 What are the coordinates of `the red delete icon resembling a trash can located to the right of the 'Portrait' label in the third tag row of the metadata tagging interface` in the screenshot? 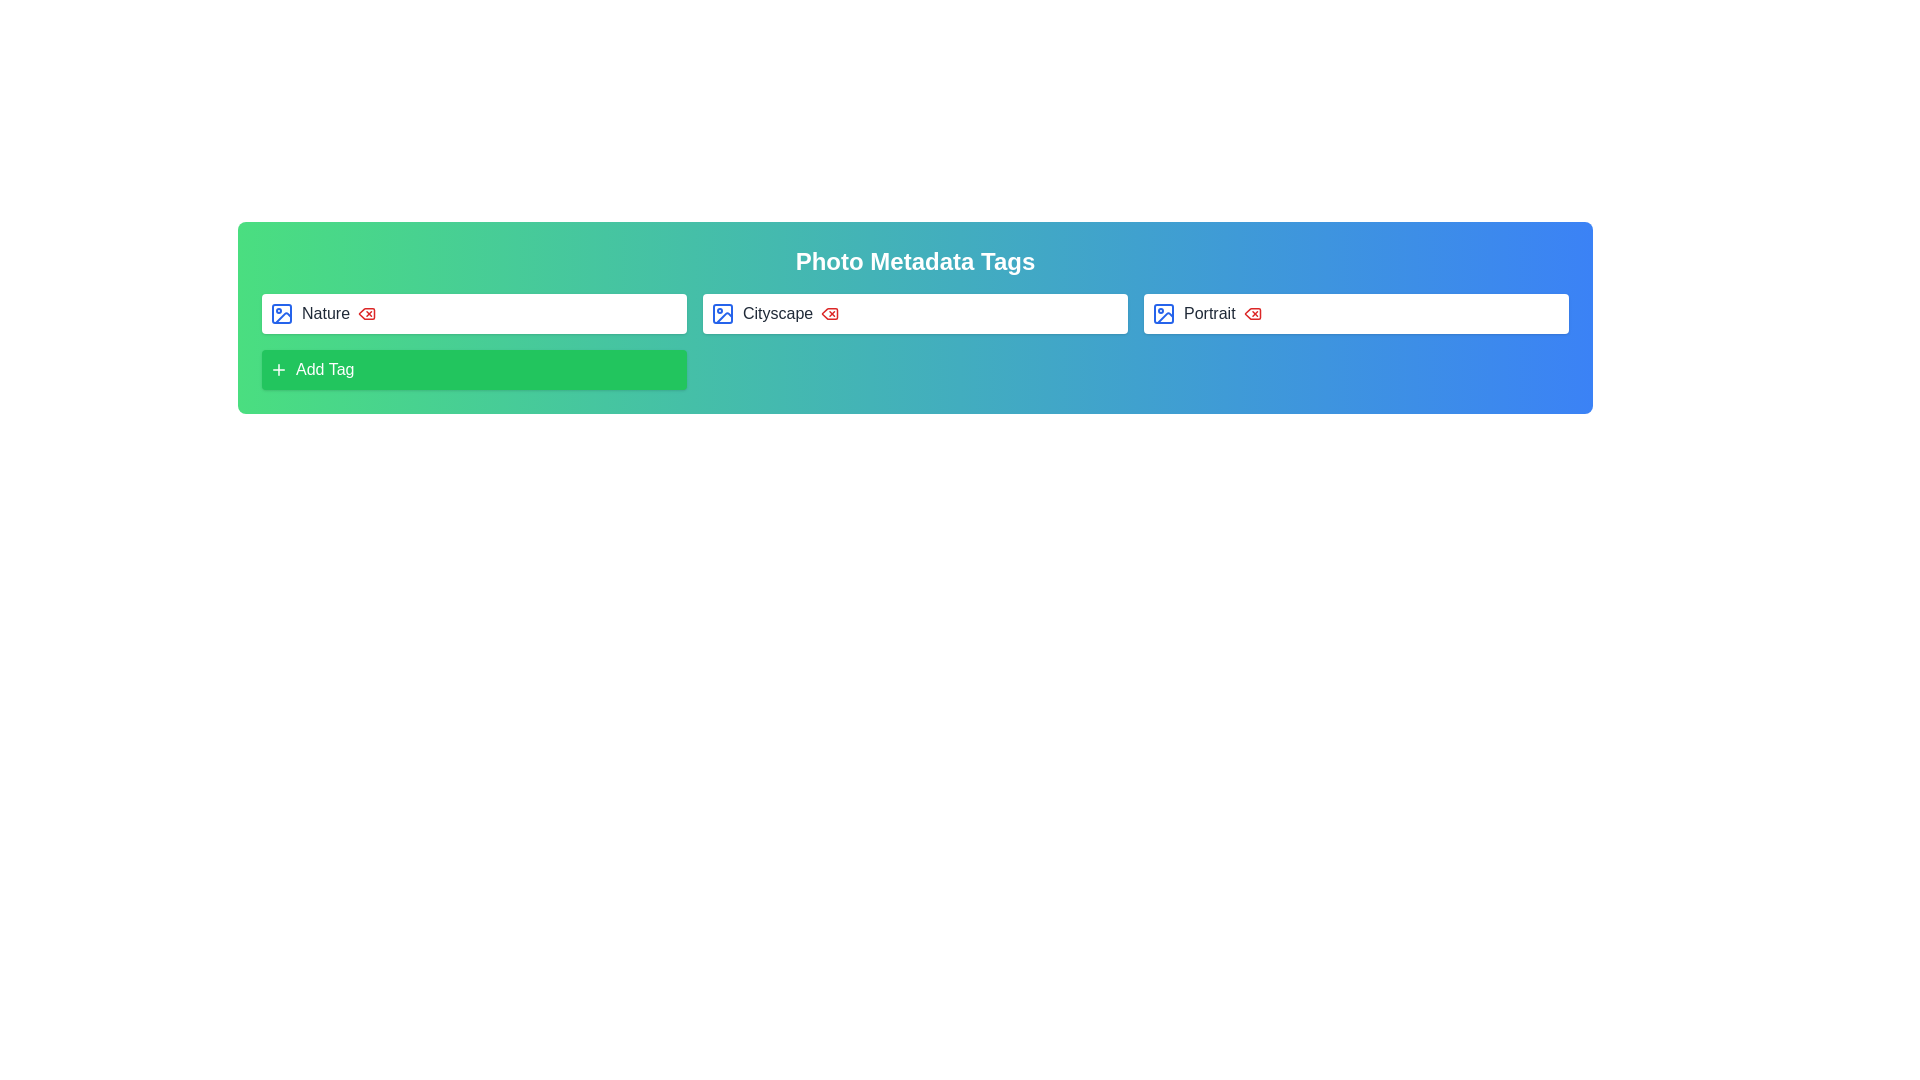 It's located at (1251, 313).